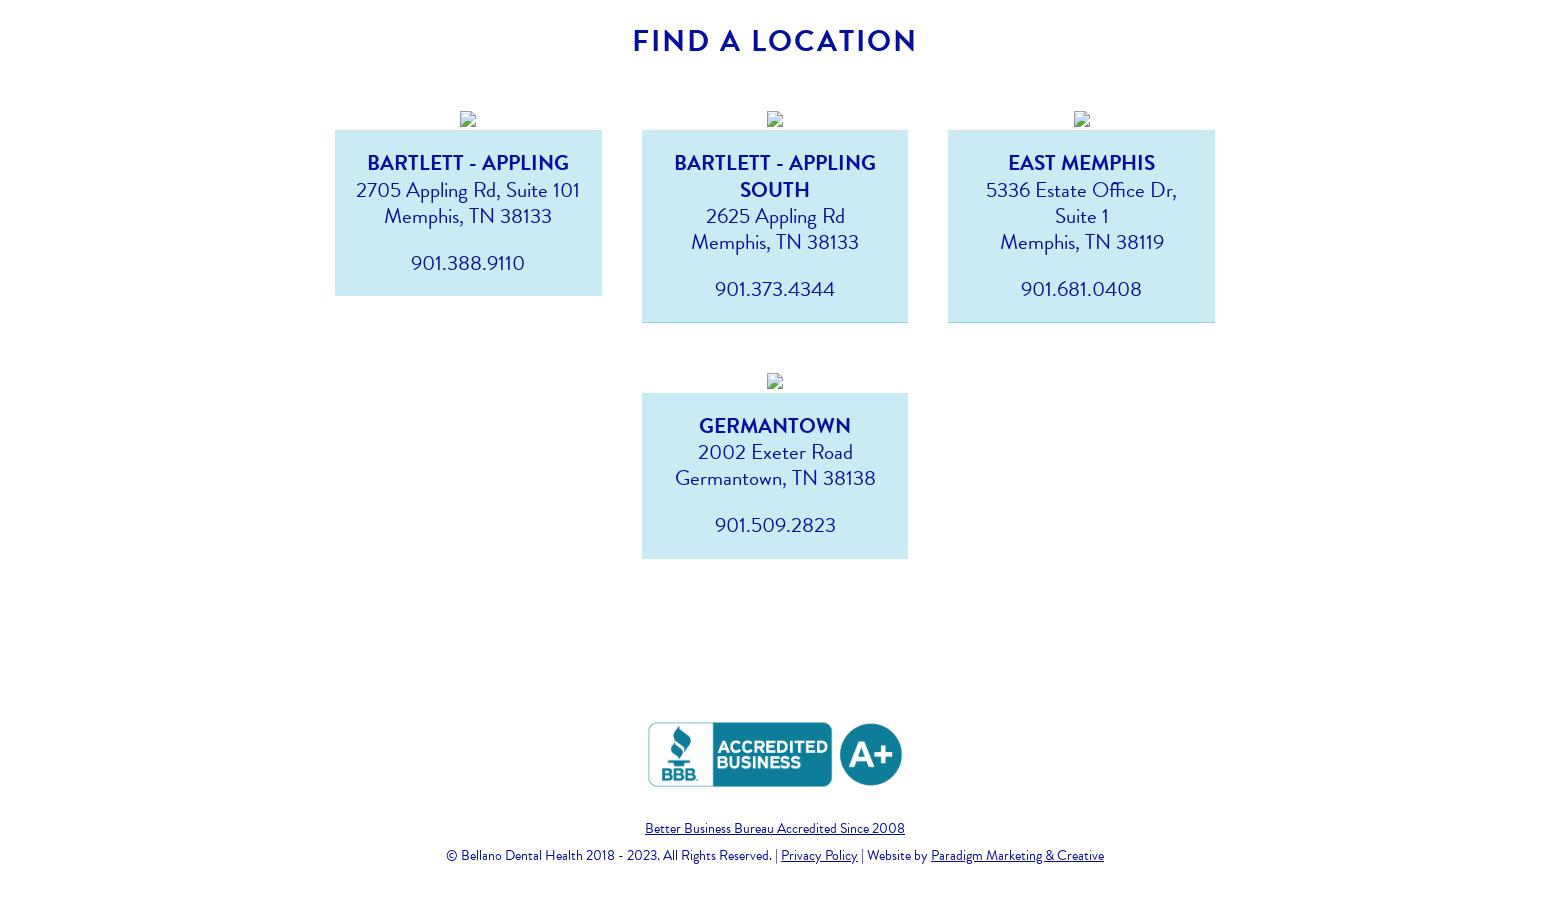  What do you see at coordinates (774, 478) in the screenshot?
I see `'Germantown, TN 38138'` at bounding box center [774, 478].